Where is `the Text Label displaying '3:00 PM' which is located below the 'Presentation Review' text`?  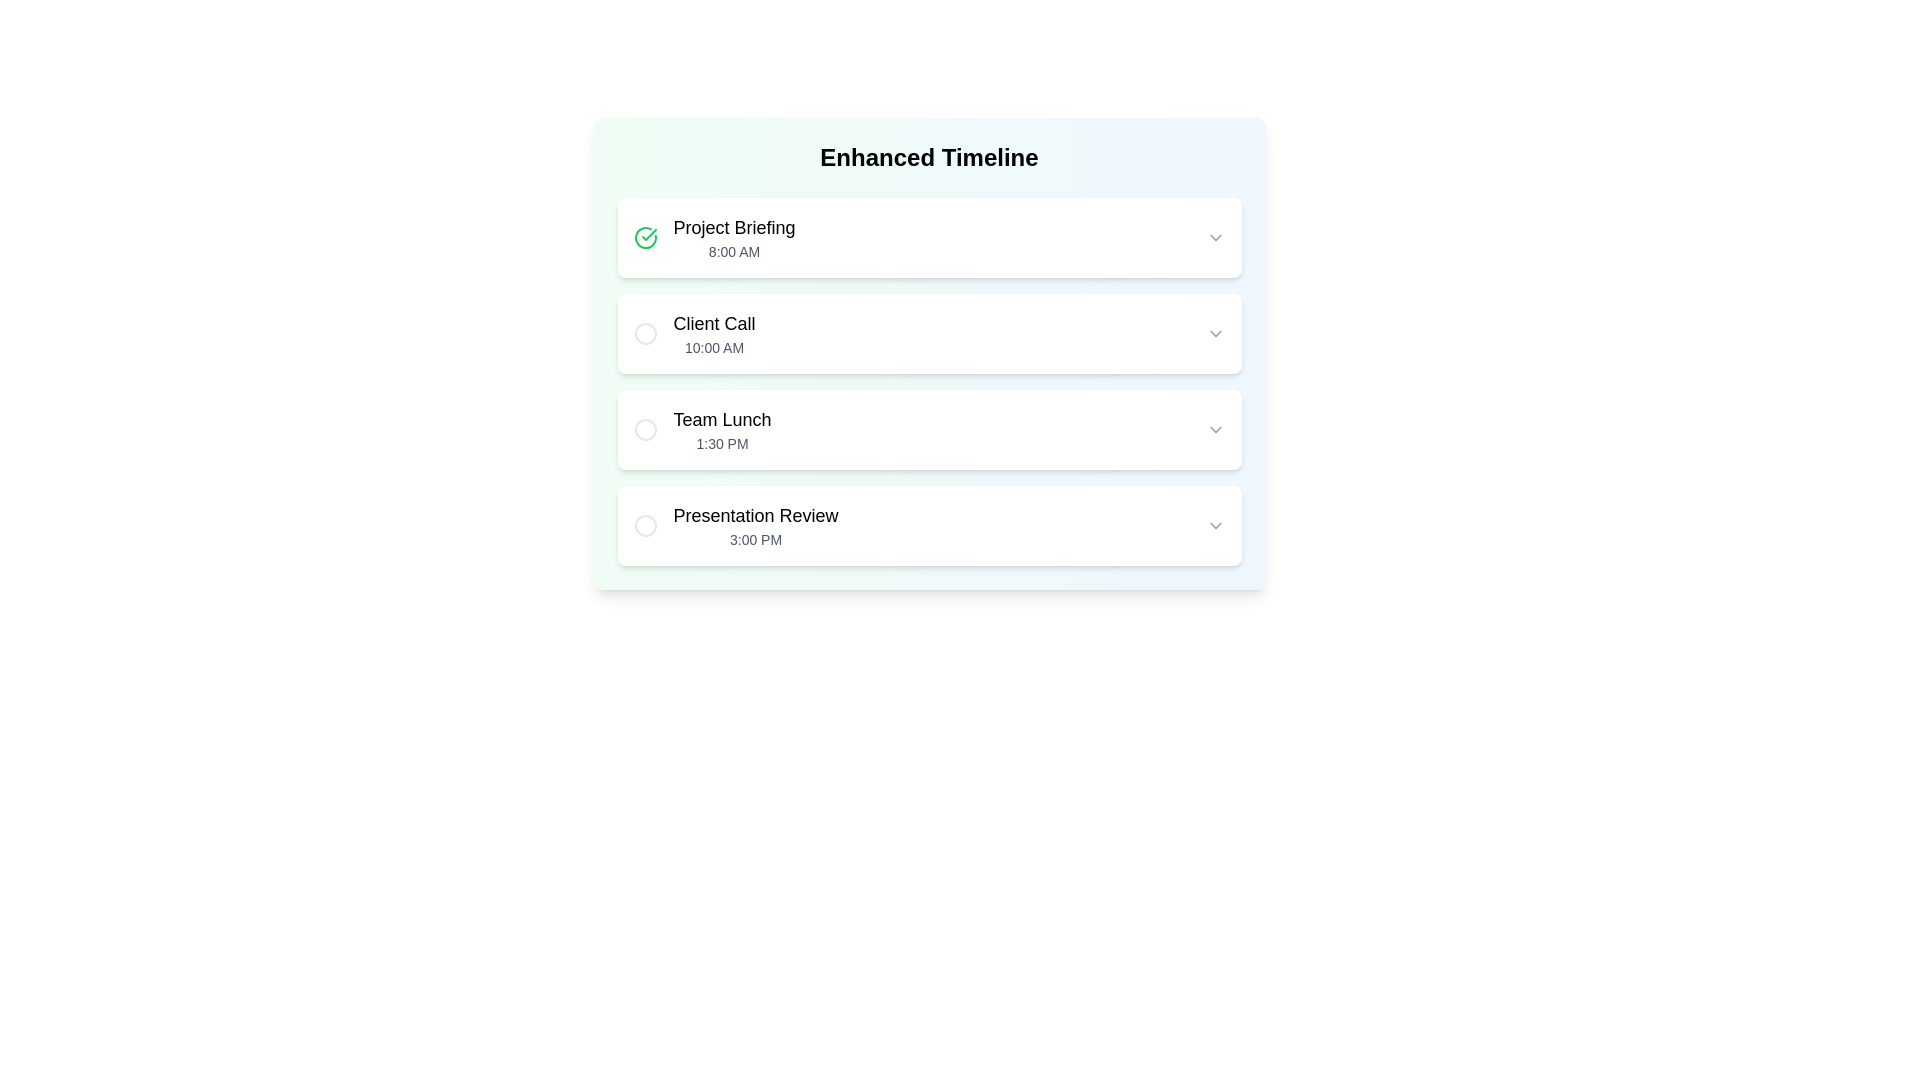 the Text Label displaying '3:00 PM' which is located below the 'Presentation Review' text is located at coordinates (755, 540).